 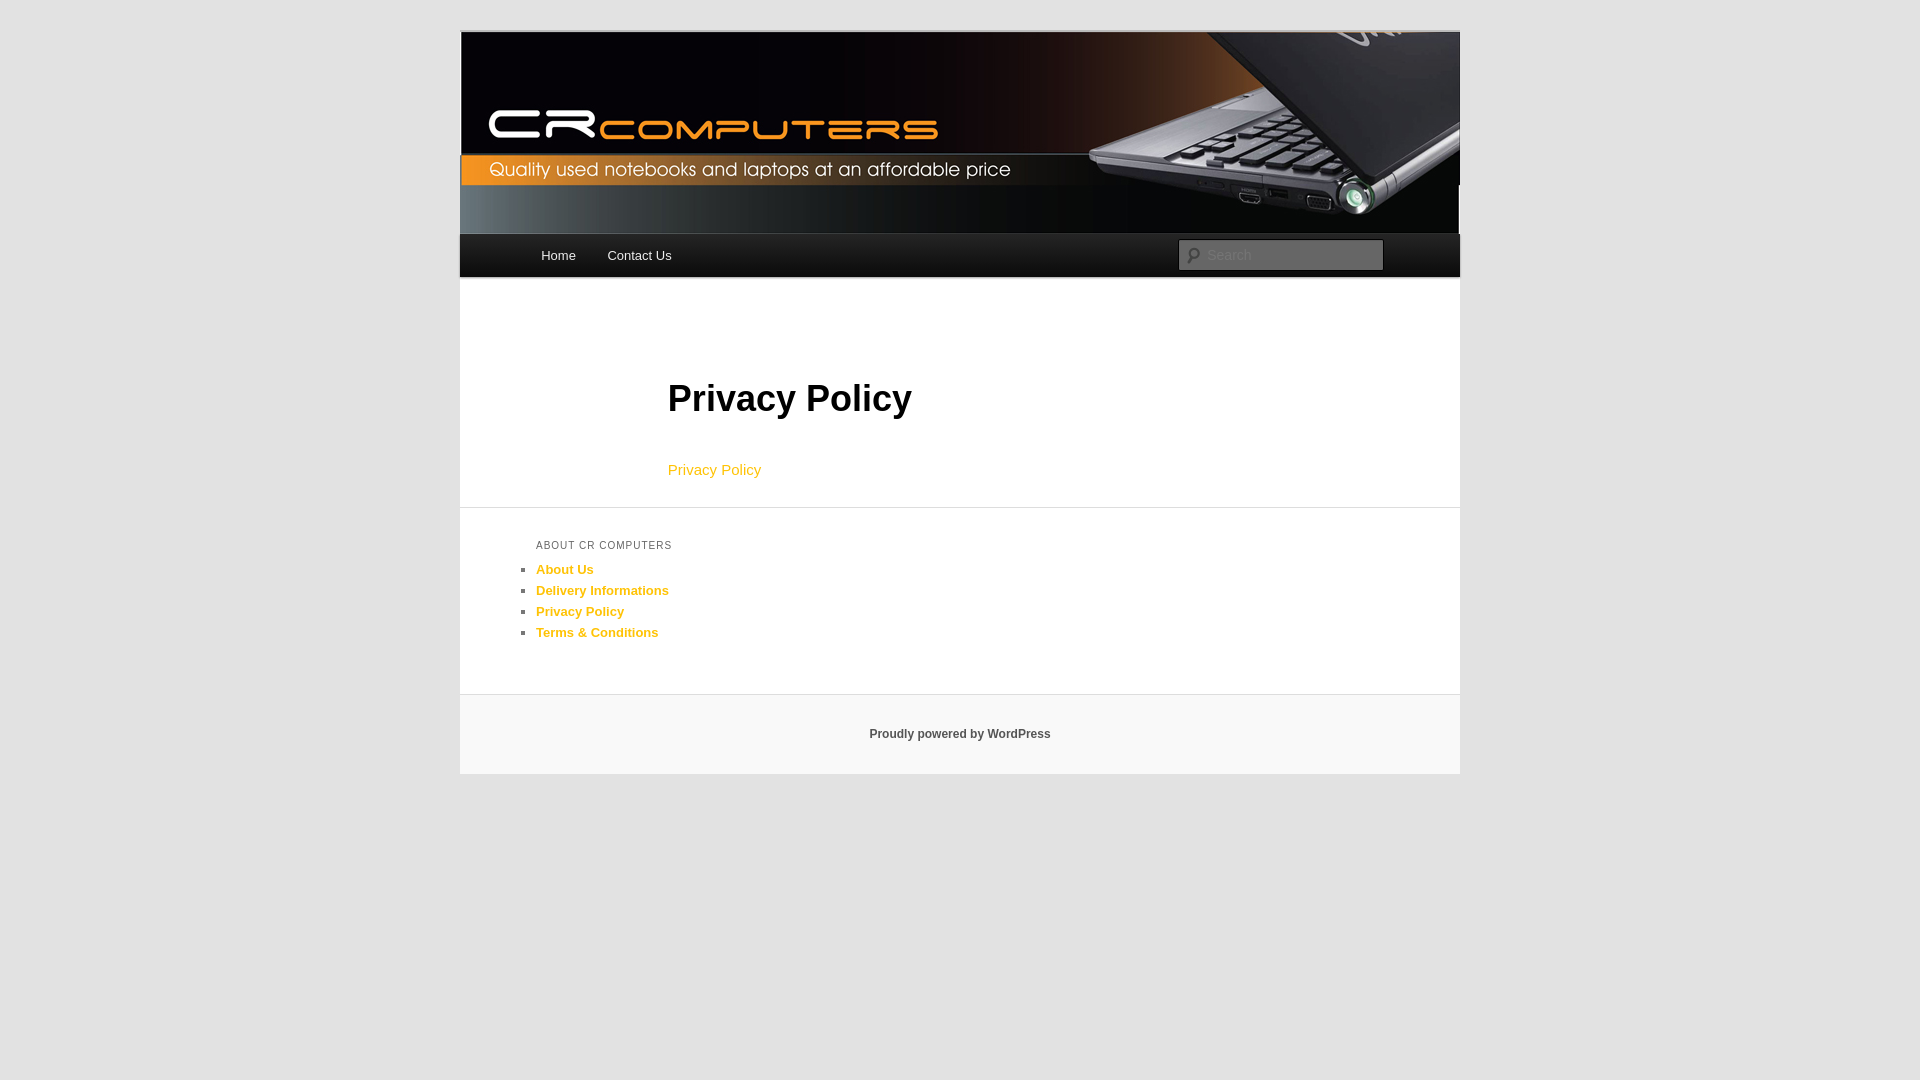 What do you see at coordinates (557, 254) in the screenshot?
I see `'Home'` at bounding box center [557, 254].